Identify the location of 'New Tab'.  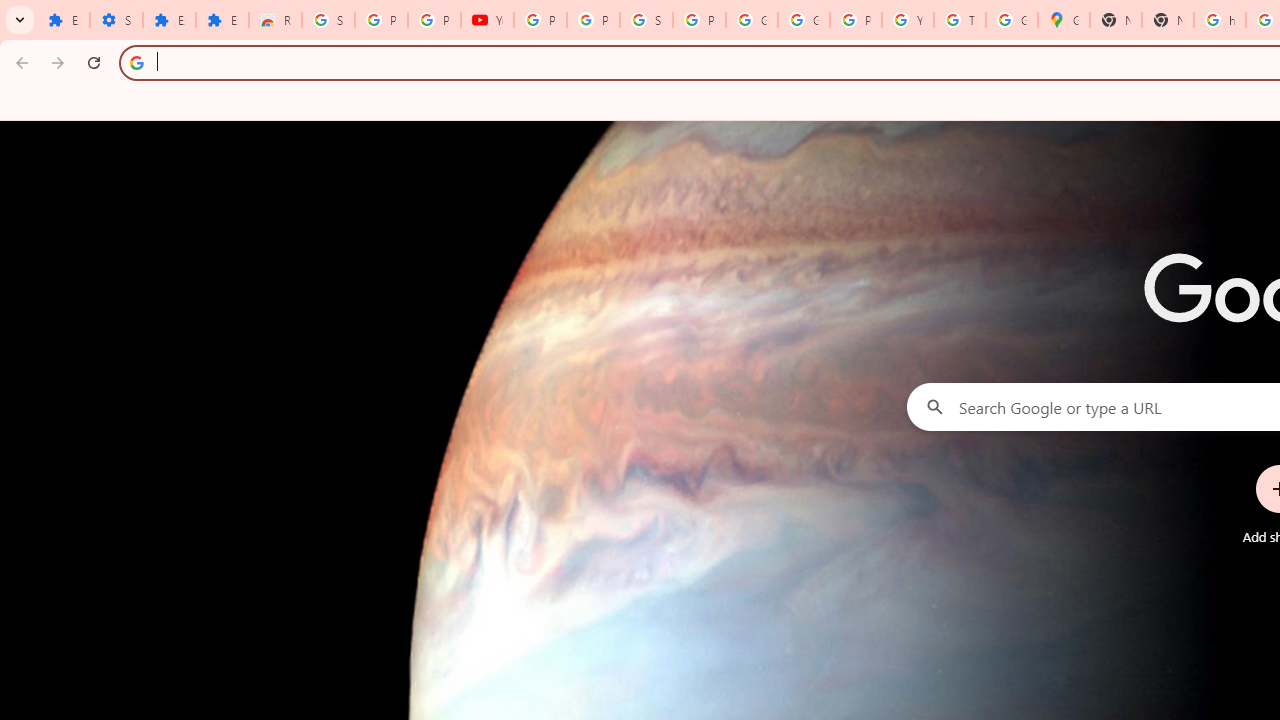
(1168, 20).